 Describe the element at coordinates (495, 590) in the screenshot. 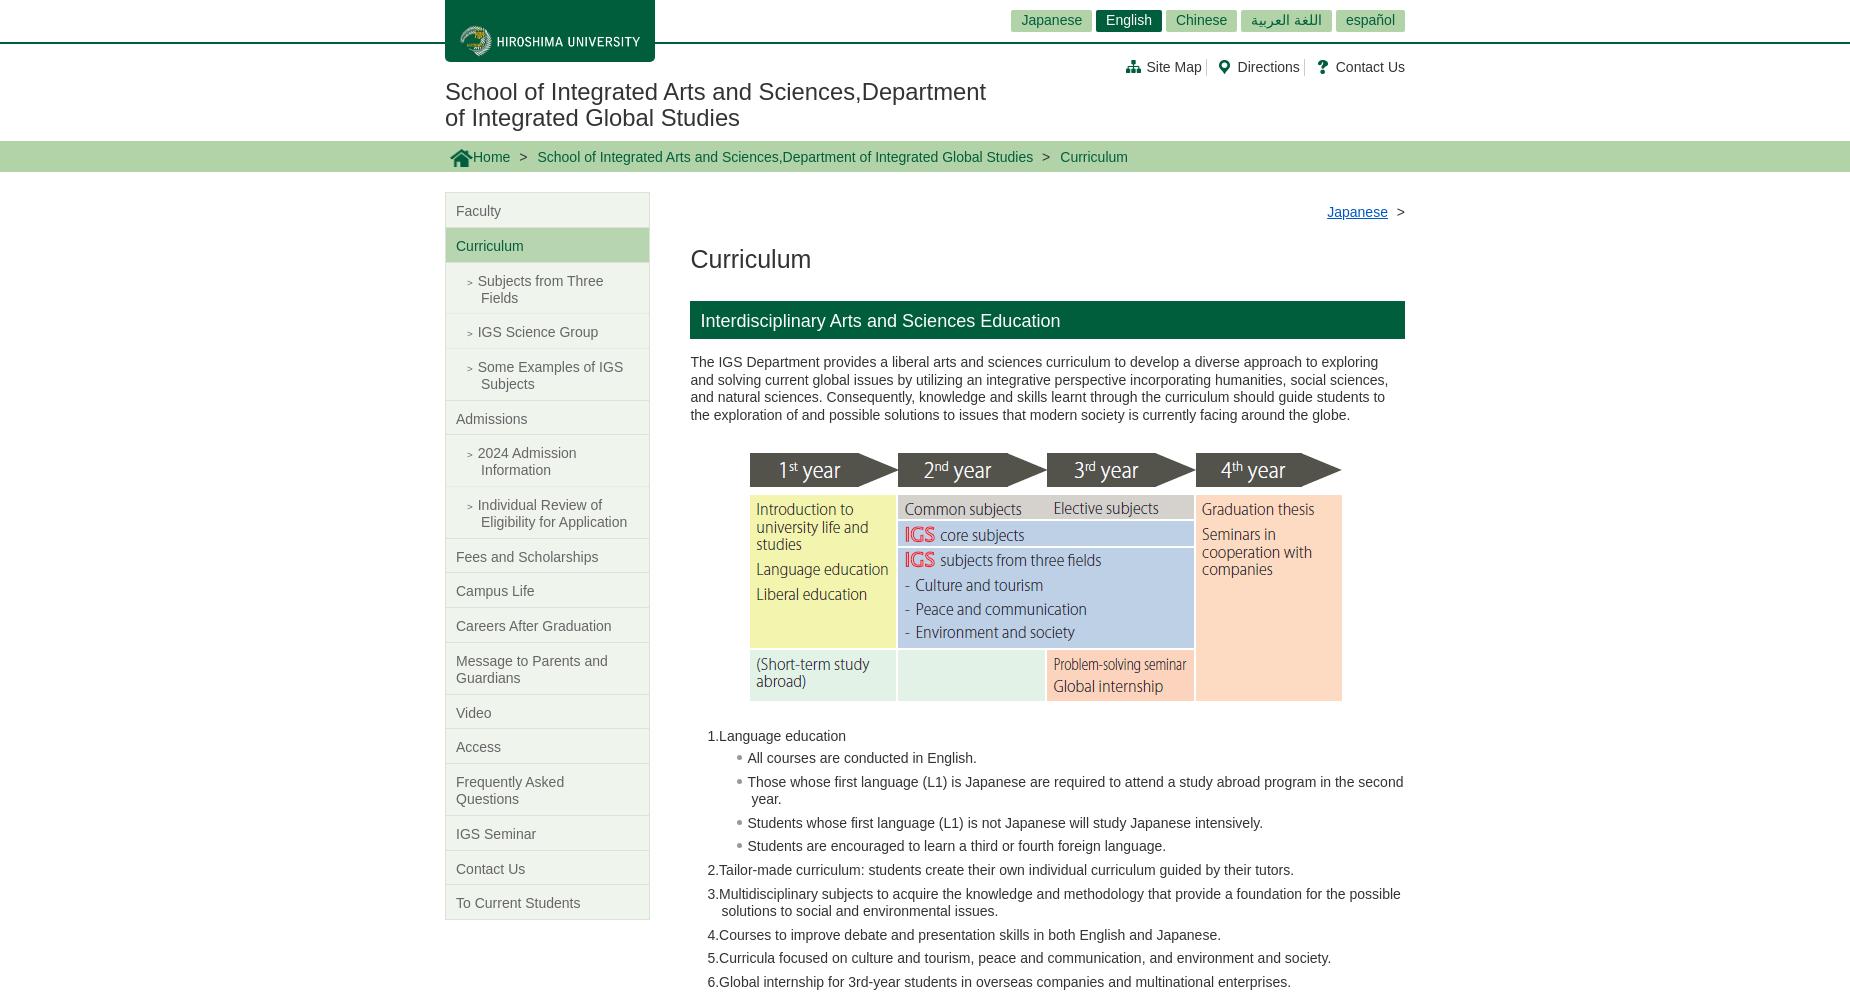

I see `'Campus Life'` at that location.